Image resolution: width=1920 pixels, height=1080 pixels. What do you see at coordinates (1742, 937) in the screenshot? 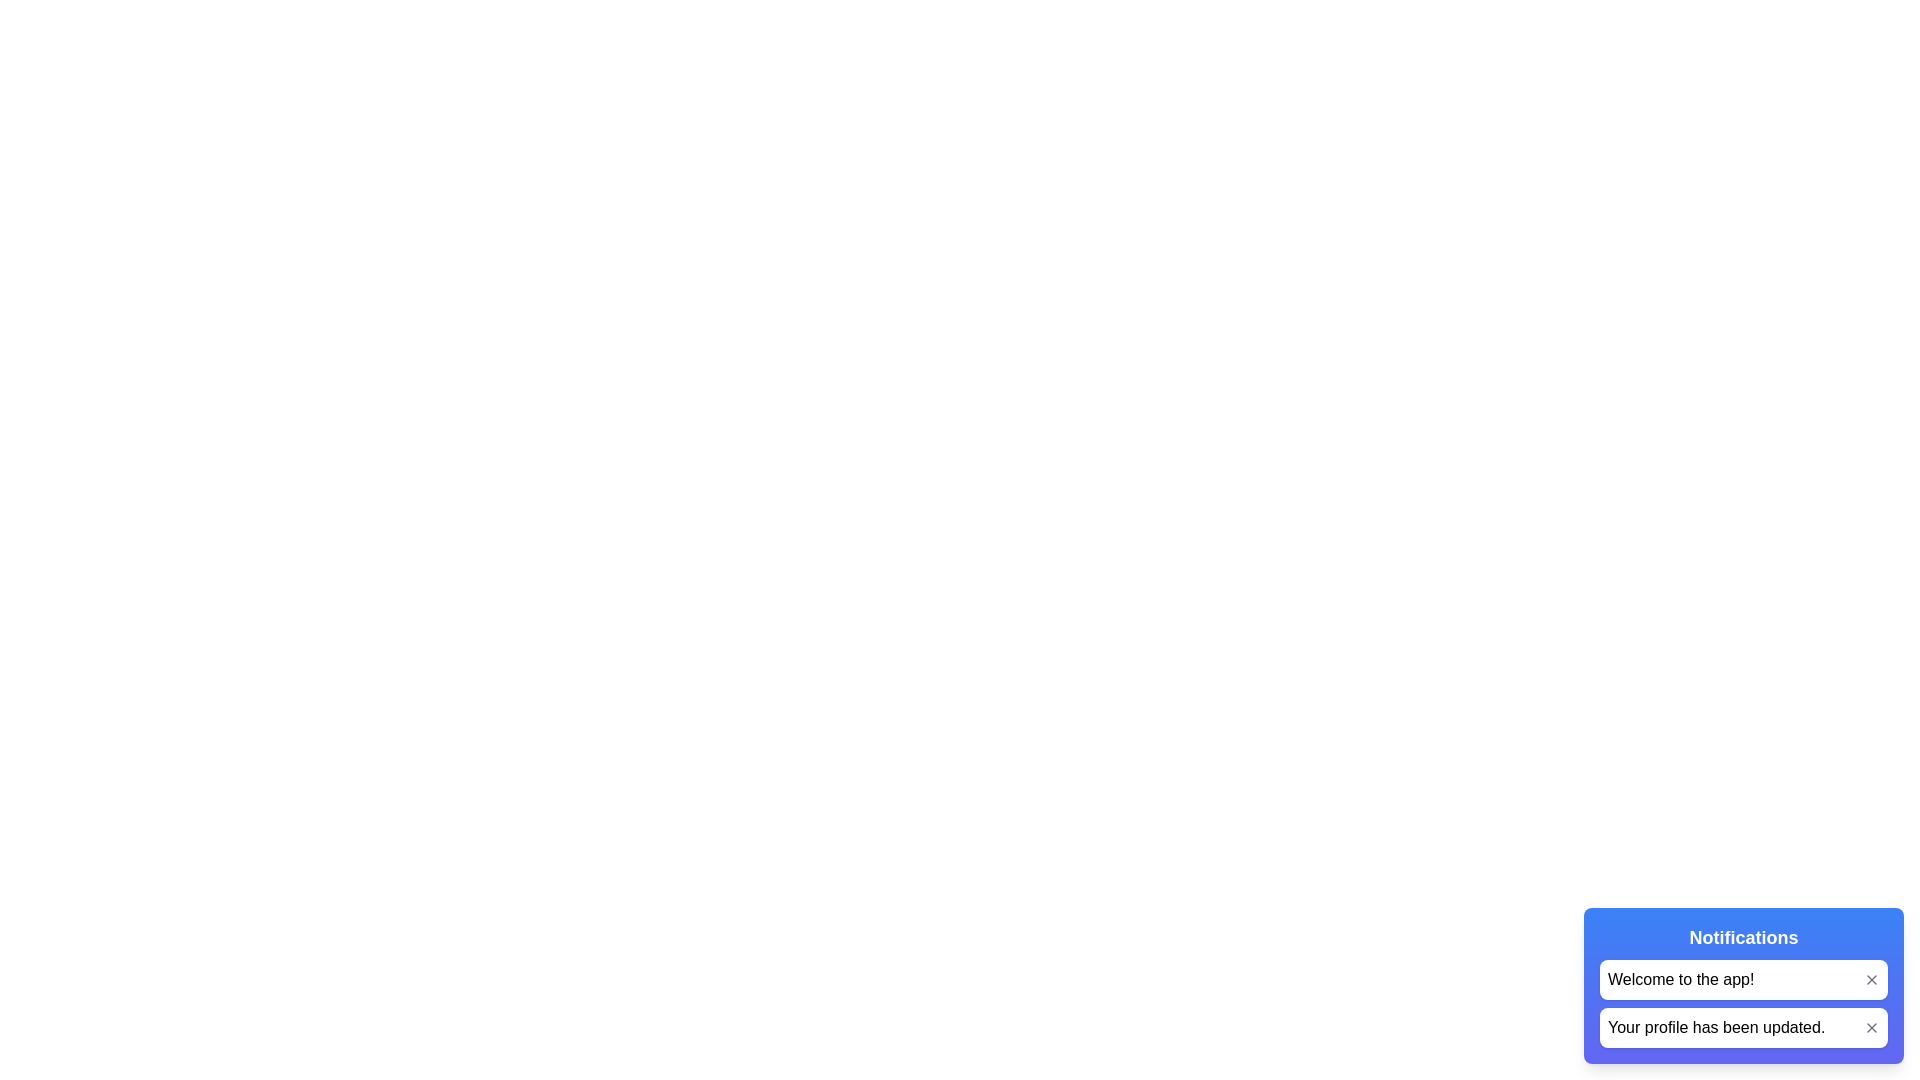
I see `the bold, large-sized text label with the word 'Notifications' styled in white against a blue background, located at the top section of the notification card in the bottom-right corner of the interface` at bounding box center [1742, 937].